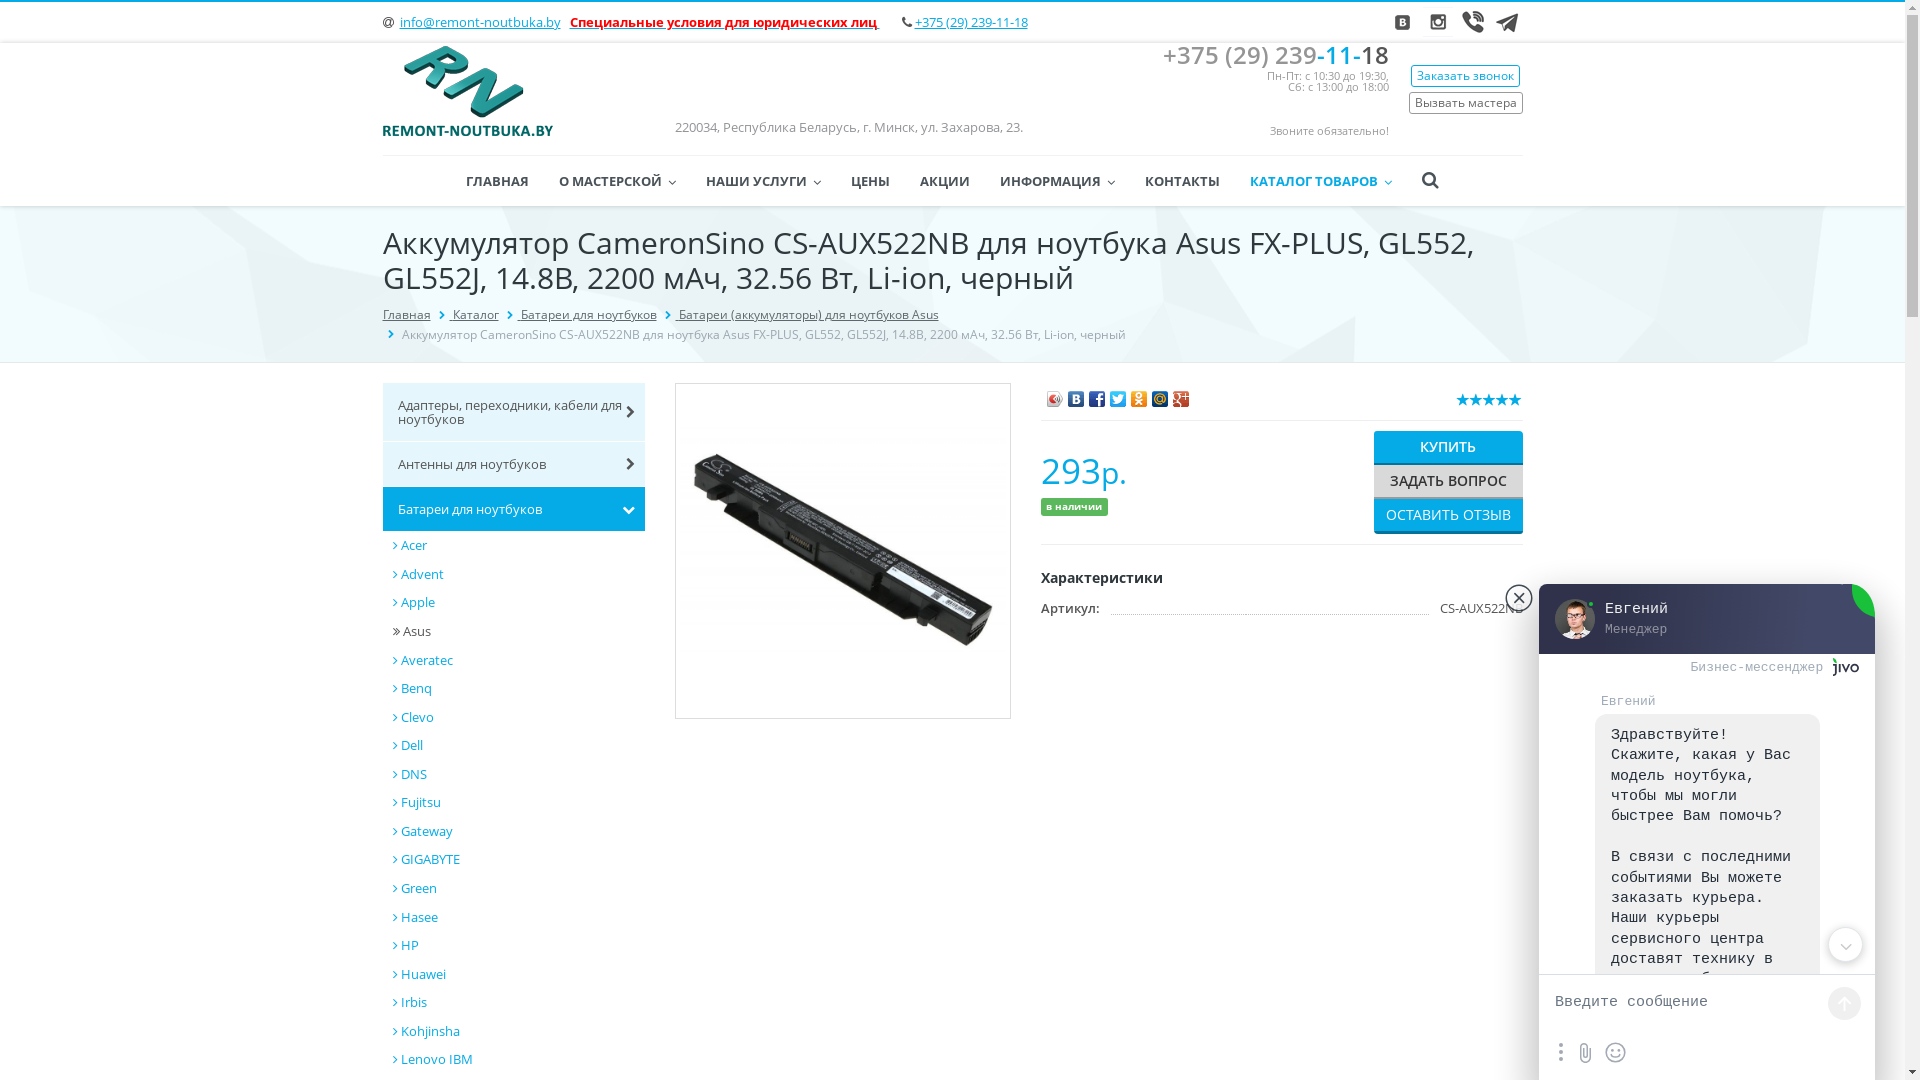 The image size is (1920, 1080). I want to click on 'Google Plus', so click(1181, 393).